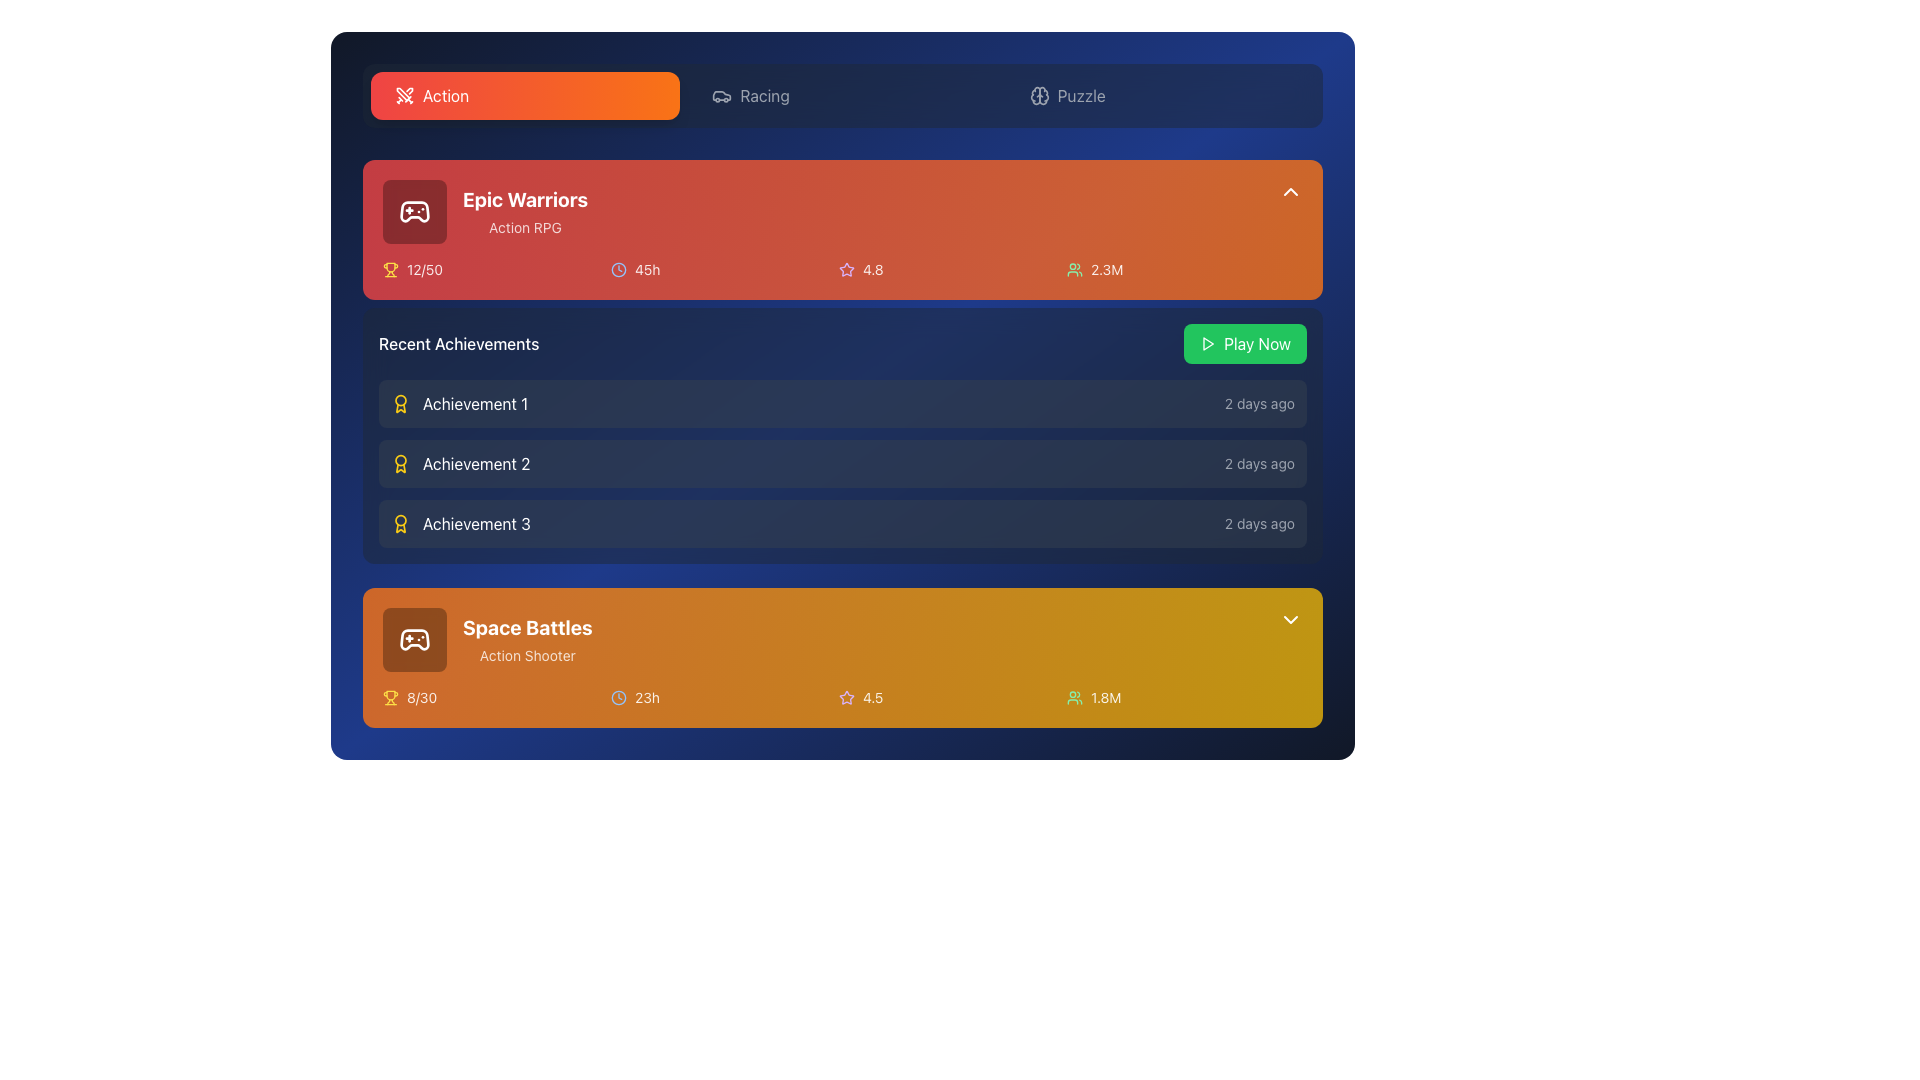 The image size is (1920, 1080). Describe the element at coordinates (475, 523) in the screenshot. I see `the text label 'Achievement 3' which is styled in white text on a dark blue background, located in the third position of the 'Recent Achievements' list` at that location.